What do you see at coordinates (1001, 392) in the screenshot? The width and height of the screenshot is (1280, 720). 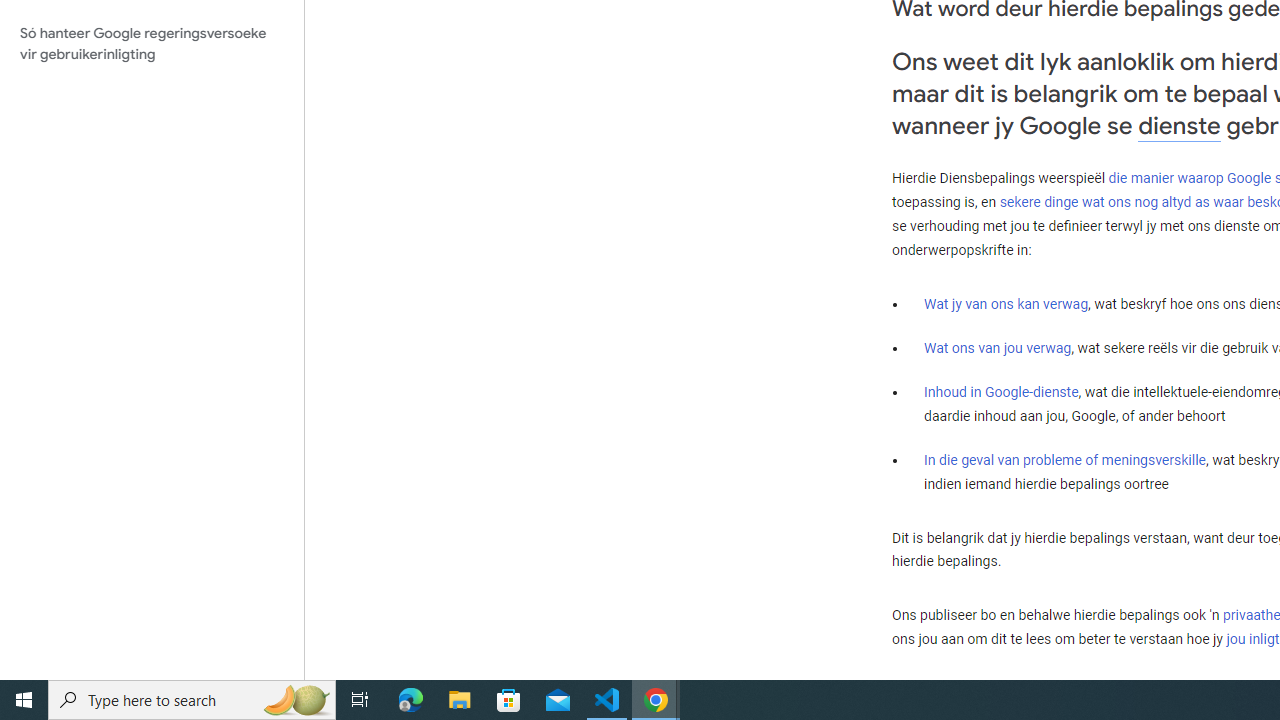 I see `'Inhoud in Google-dienste'` at bounding box center [1001, 392].